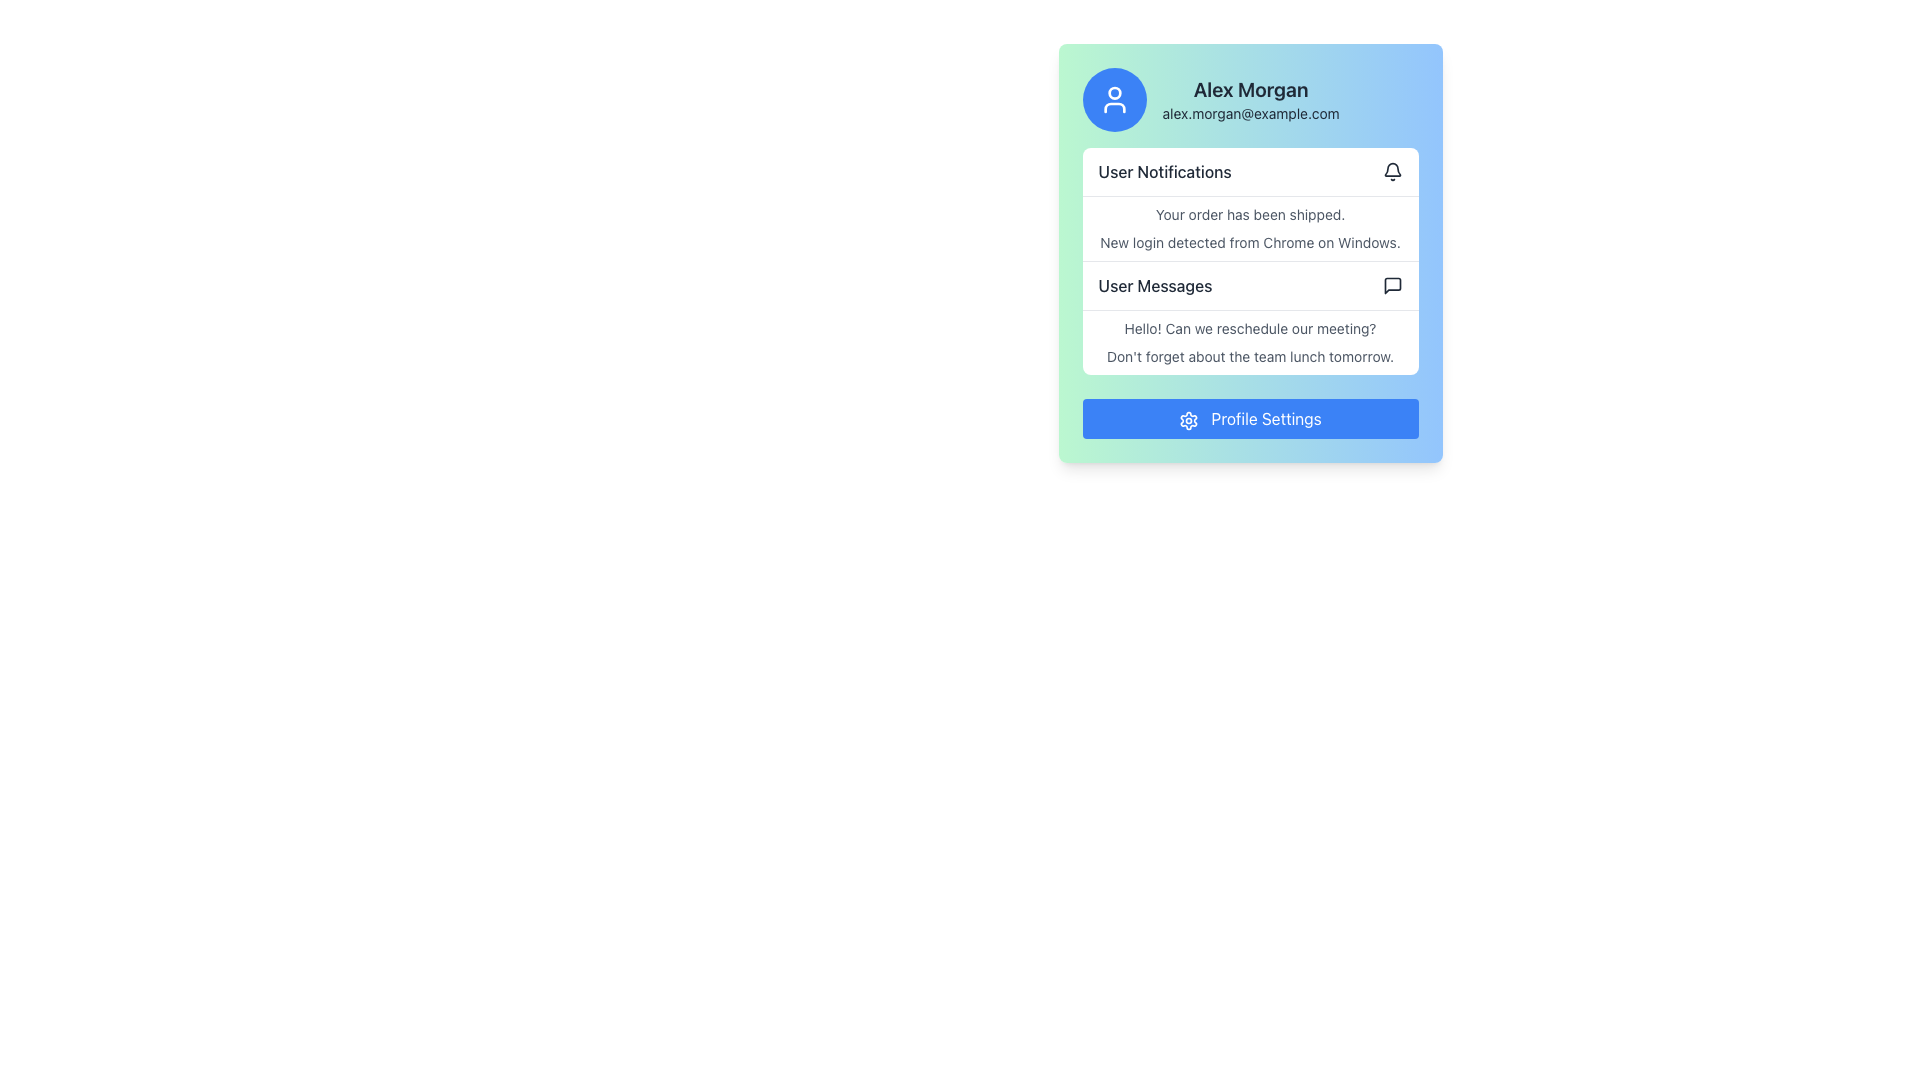 The height and width of the screenshot is (1080, 1920). Describe the element at coordinates (1113, 100) in the screenshot. I see `the user profile icon located at the upper left of the profile card, adjacent to the text content 'Alex Morgan' and 'alex.morgan@example.com'` at that location.